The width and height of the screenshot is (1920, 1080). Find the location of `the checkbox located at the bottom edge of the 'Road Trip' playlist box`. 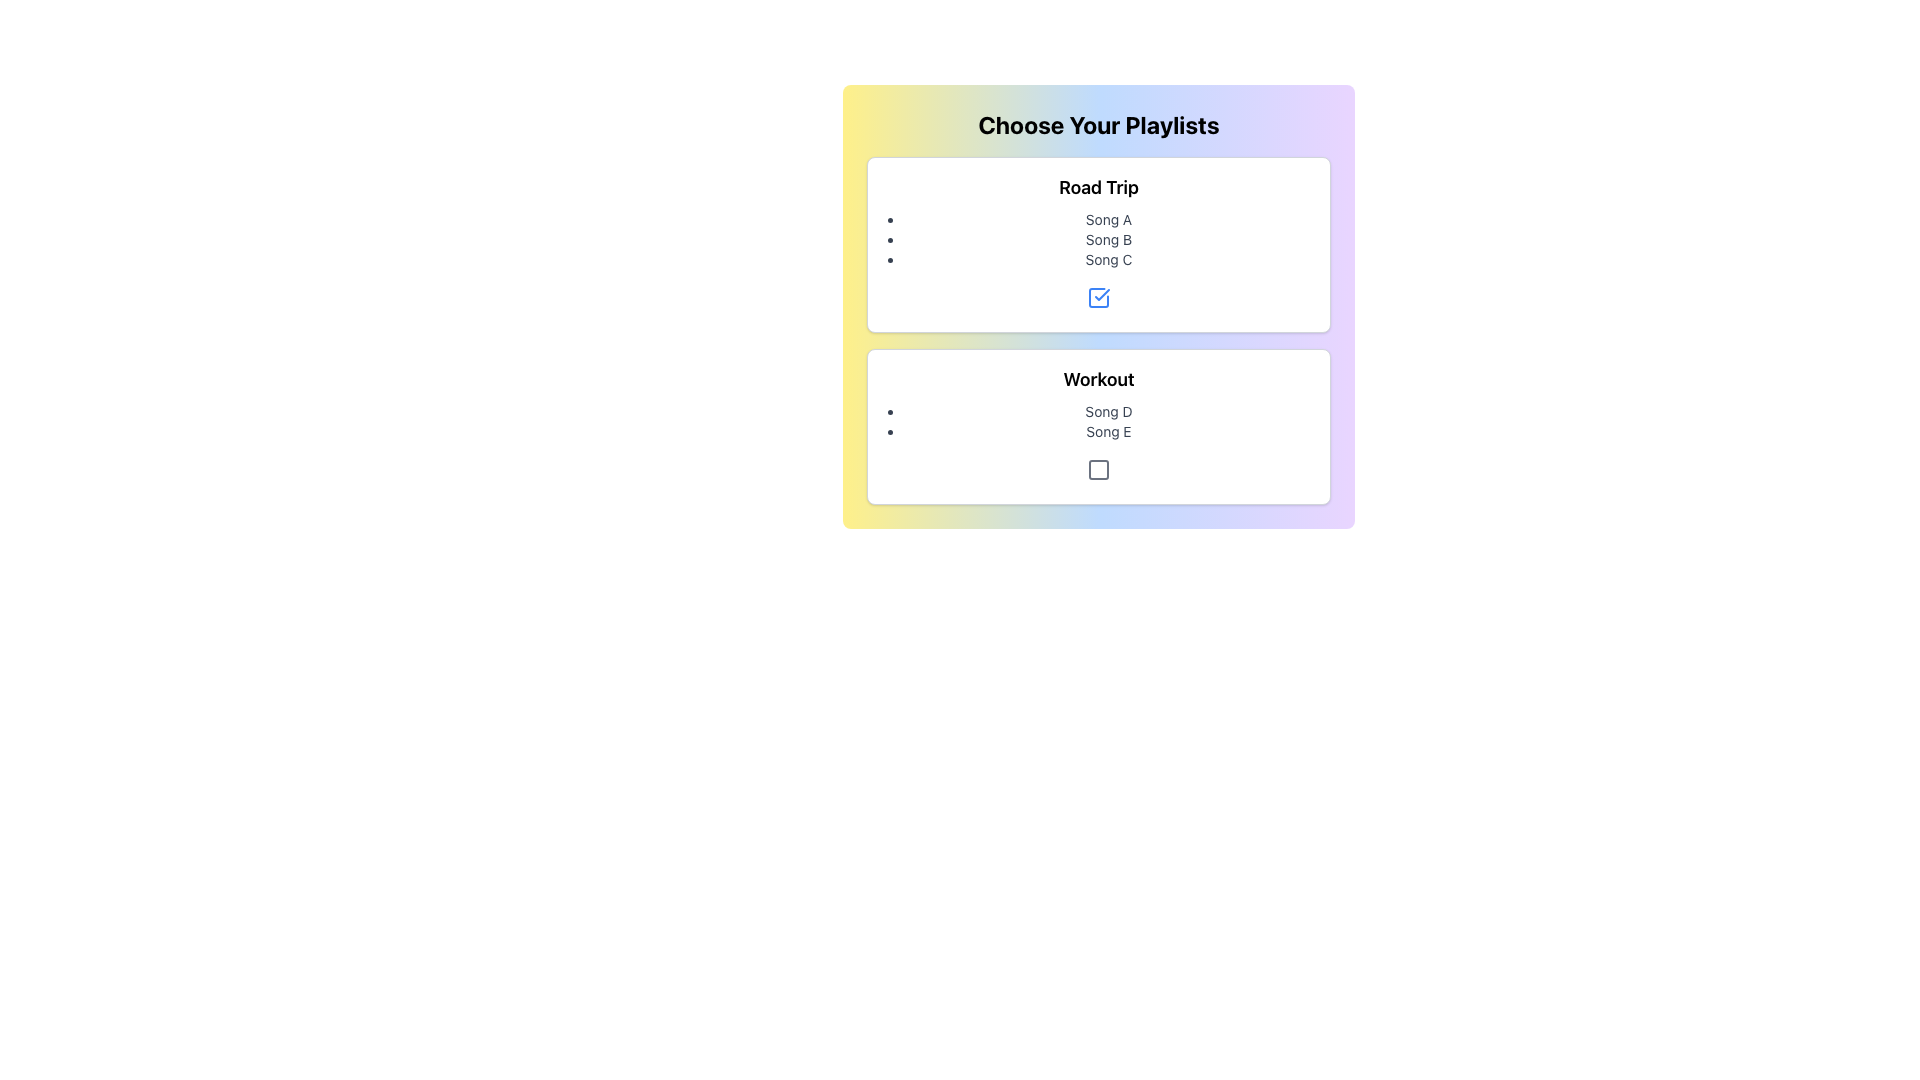

the checkbox located at the bottom edge of the 'Road Trip' playlist box is located at coordinates (1098, 297).